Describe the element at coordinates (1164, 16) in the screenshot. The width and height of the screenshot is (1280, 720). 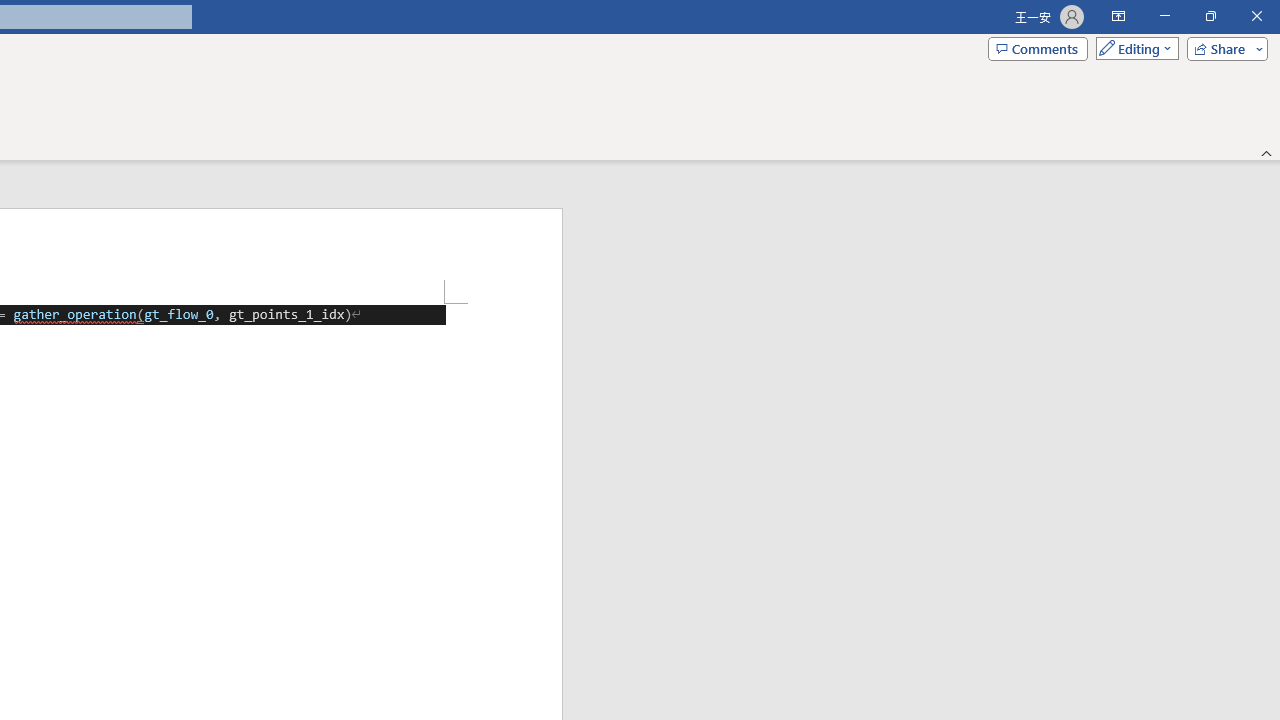
I see `'Minimize'` at that location.